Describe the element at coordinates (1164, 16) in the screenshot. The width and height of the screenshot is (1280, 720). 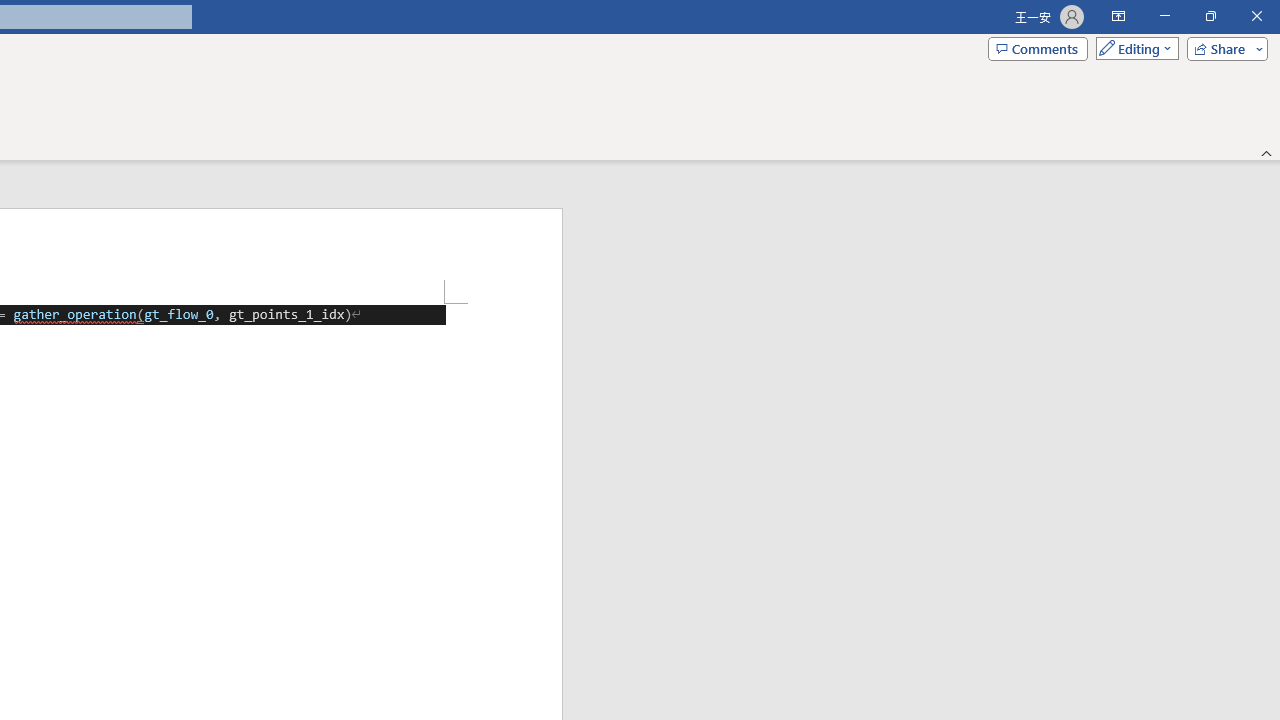
I see `'Minimize'` at that location.